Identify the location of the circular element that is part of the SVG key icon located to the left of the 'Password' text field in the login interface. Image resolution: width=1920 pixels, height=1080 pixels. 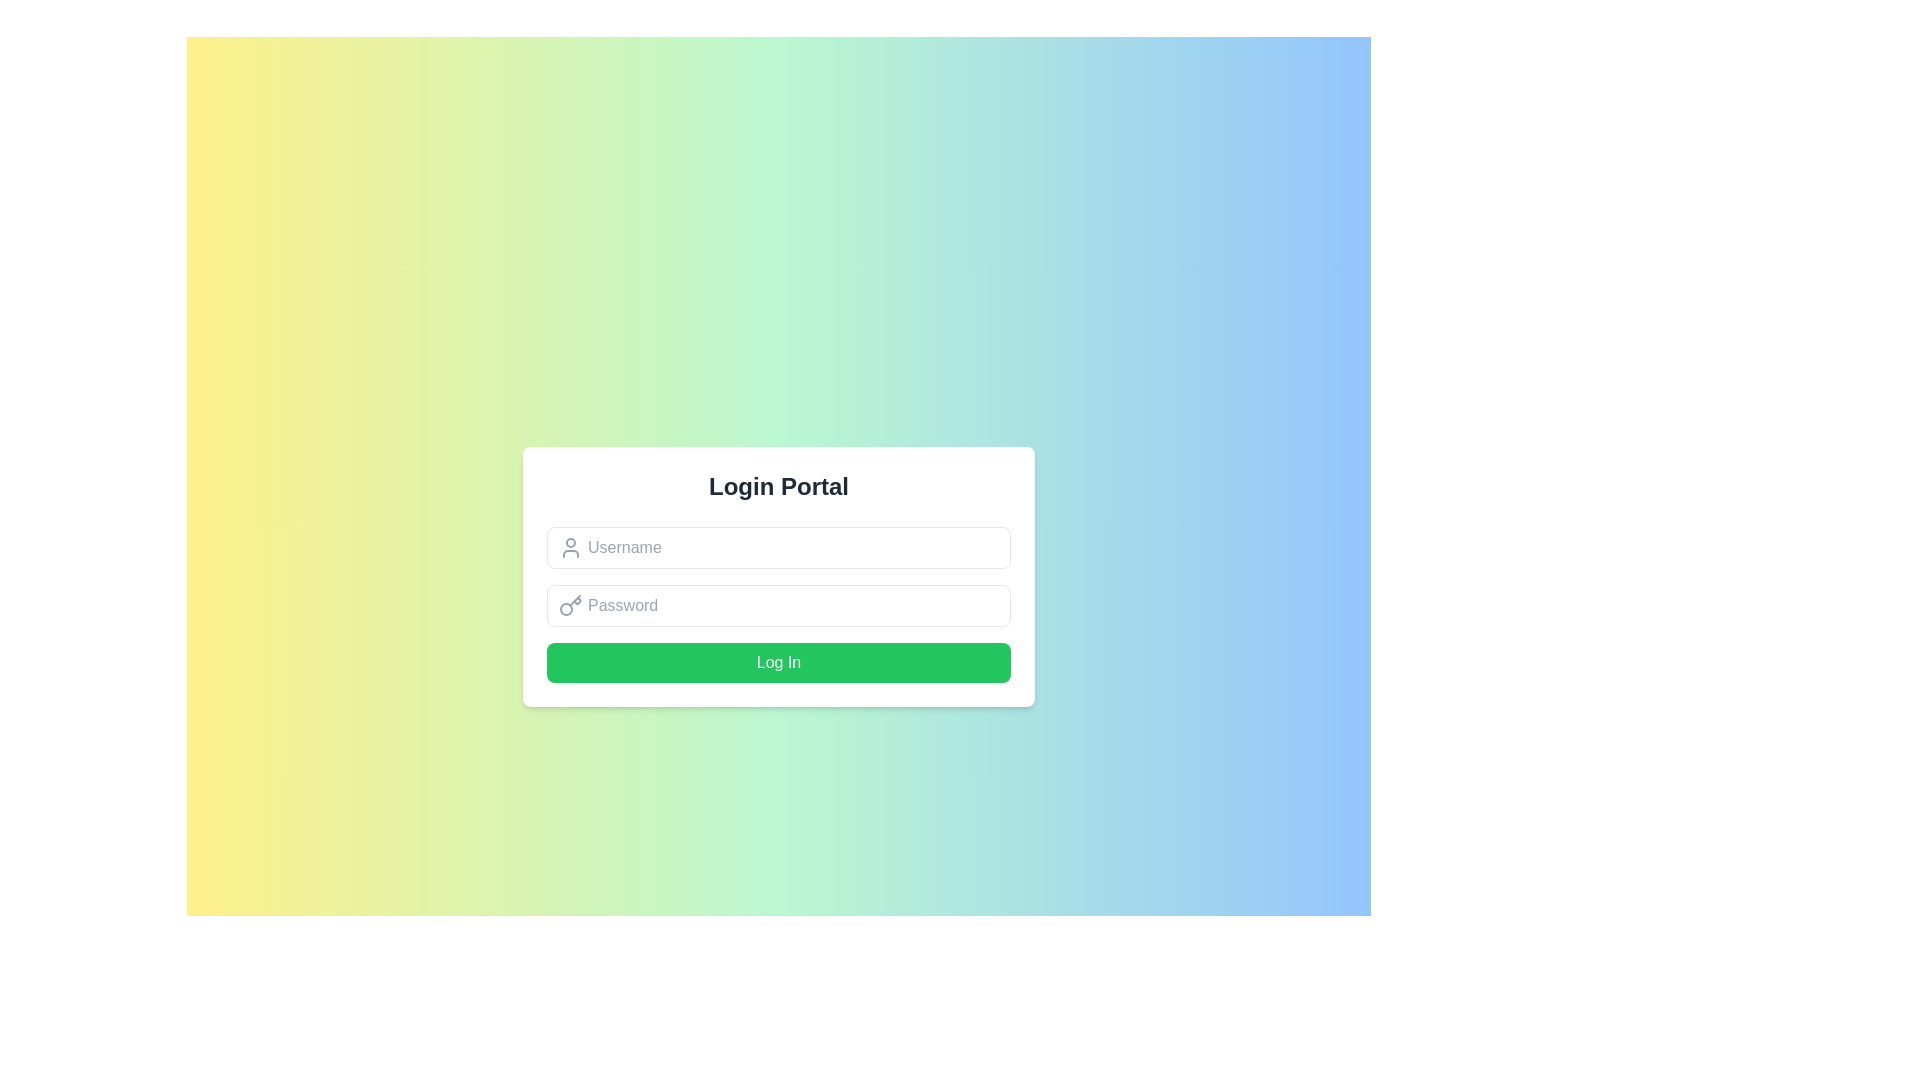
(565, 608).